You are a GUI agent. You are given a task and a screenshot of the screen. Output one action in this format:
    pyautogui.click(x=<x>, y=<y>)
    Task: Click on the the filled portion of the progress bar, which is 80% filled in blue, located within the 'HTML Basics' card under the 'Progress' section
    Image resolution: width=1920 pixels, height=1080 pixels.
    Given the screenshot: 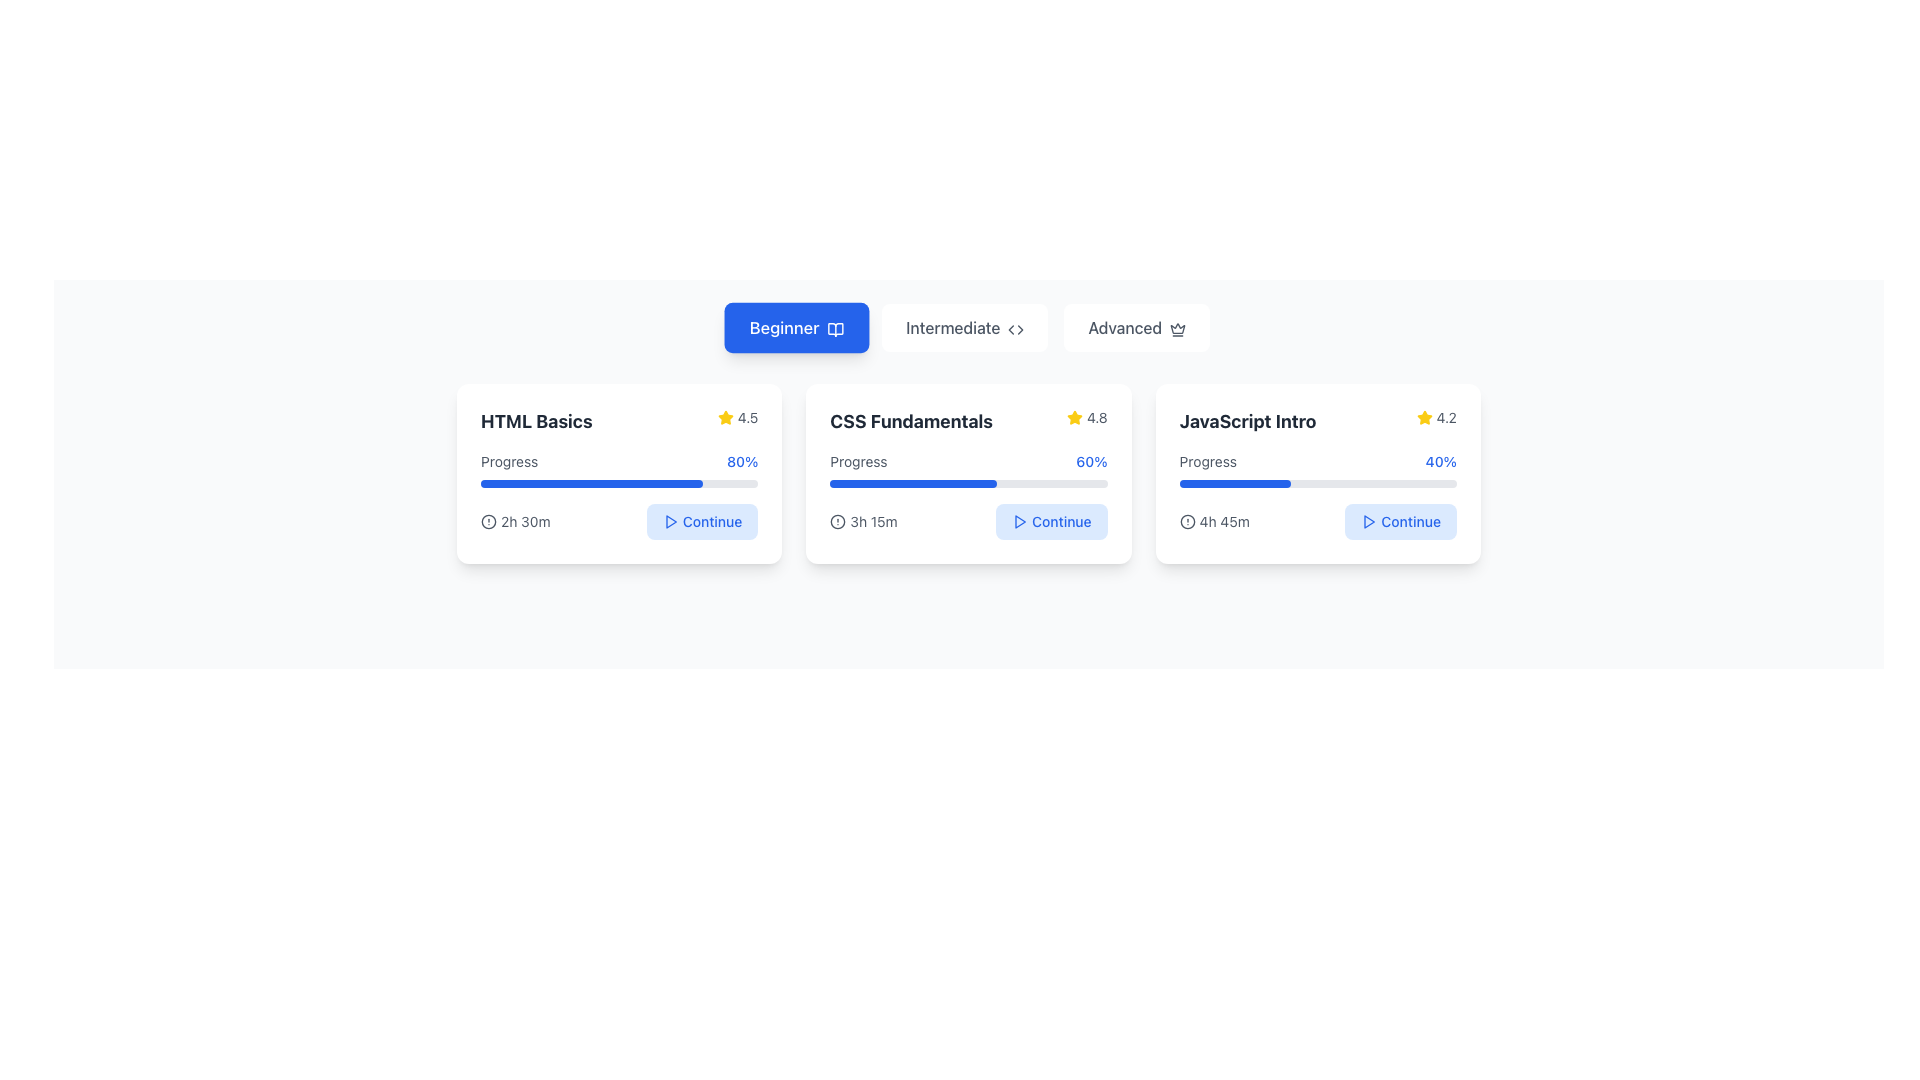 What is the action you would take?
    pyautogui.click(x=590, y=483)
    